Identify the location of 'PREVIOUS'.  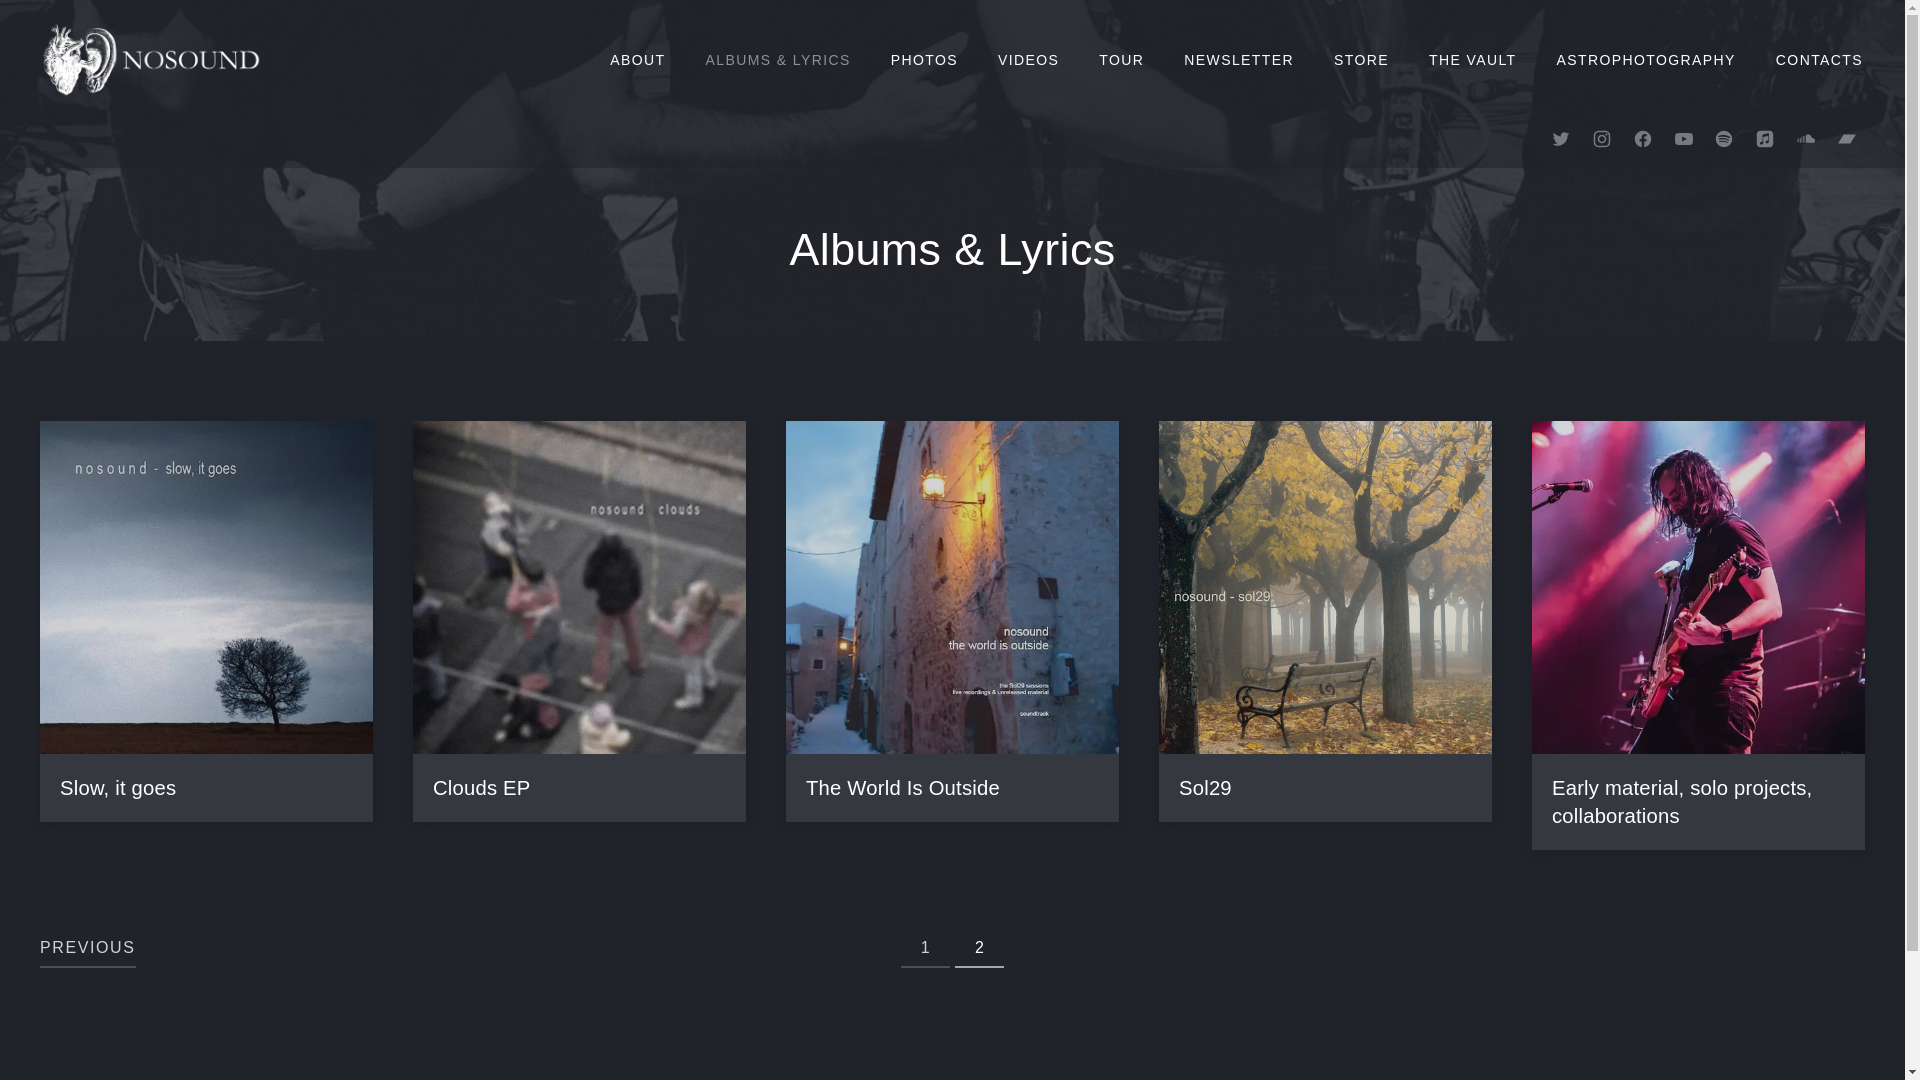
(86, 947).